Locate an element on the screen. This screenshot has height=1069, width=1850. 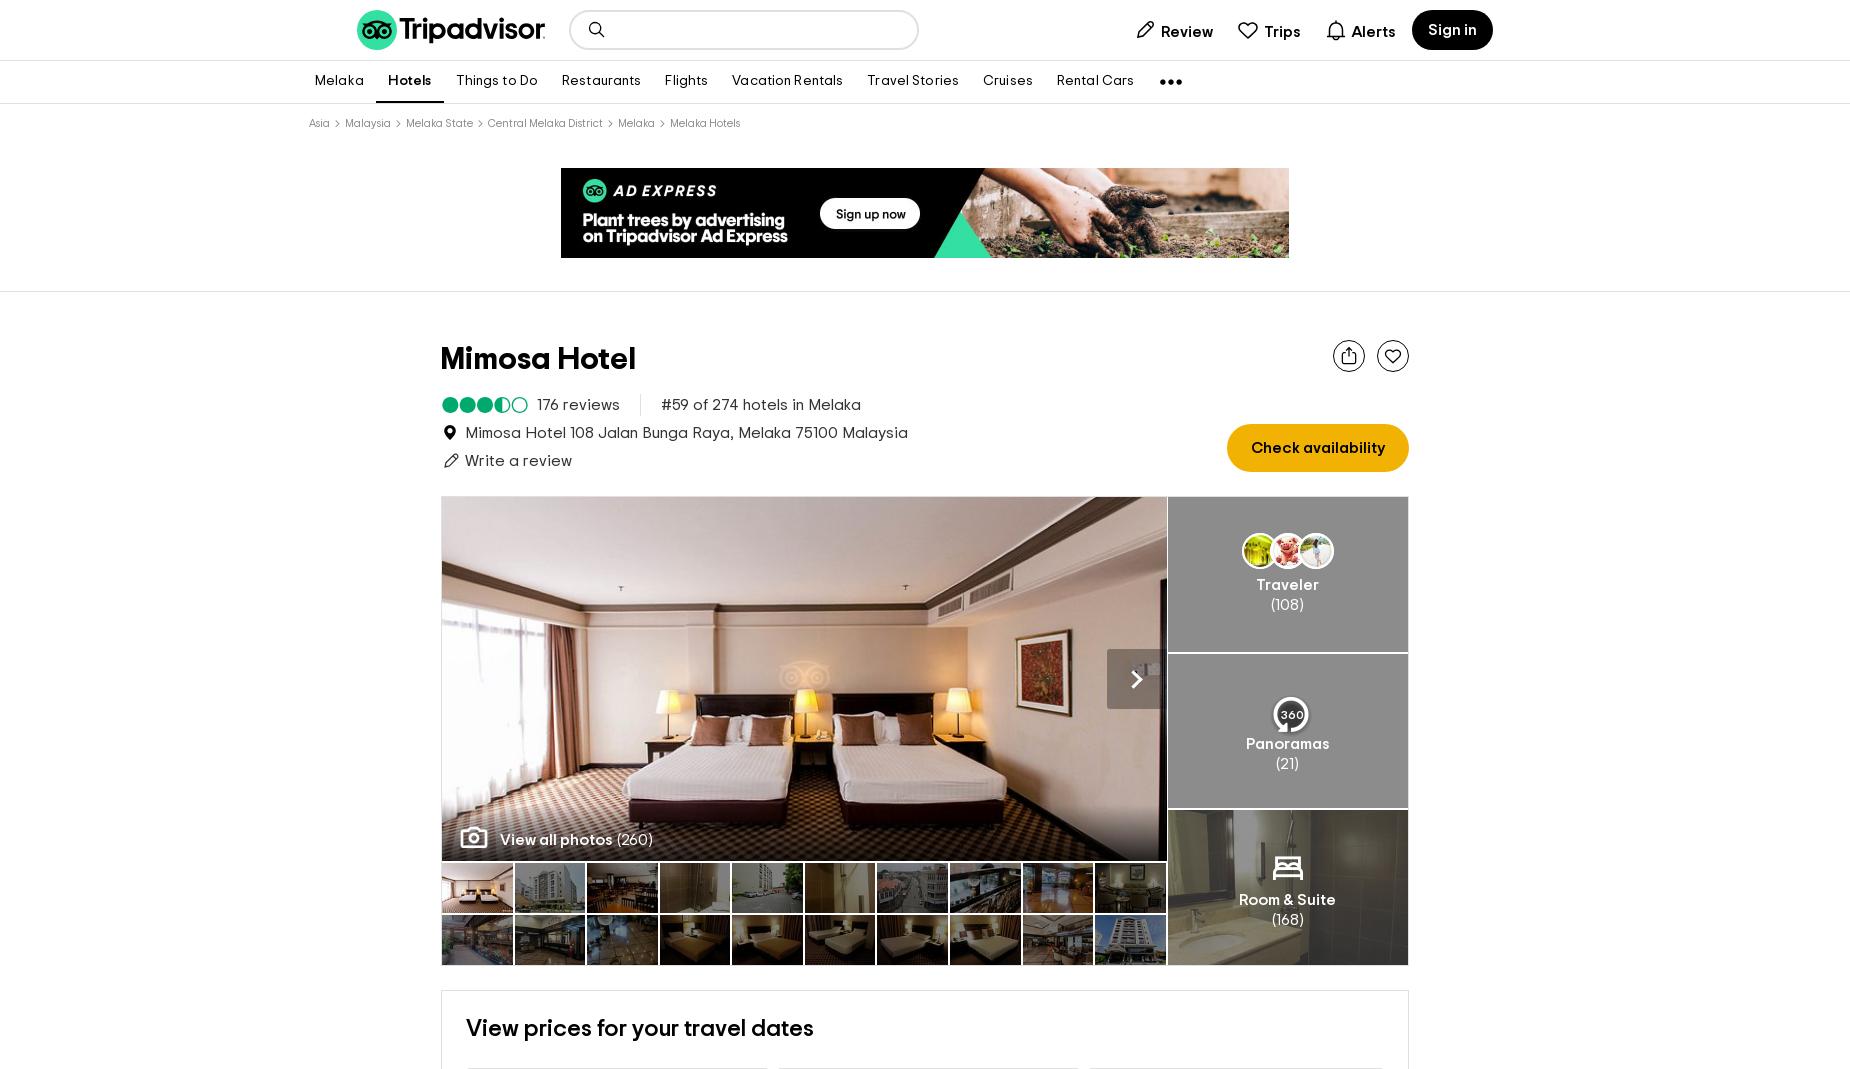
'Write a review' is located at coordinates (518, 459).